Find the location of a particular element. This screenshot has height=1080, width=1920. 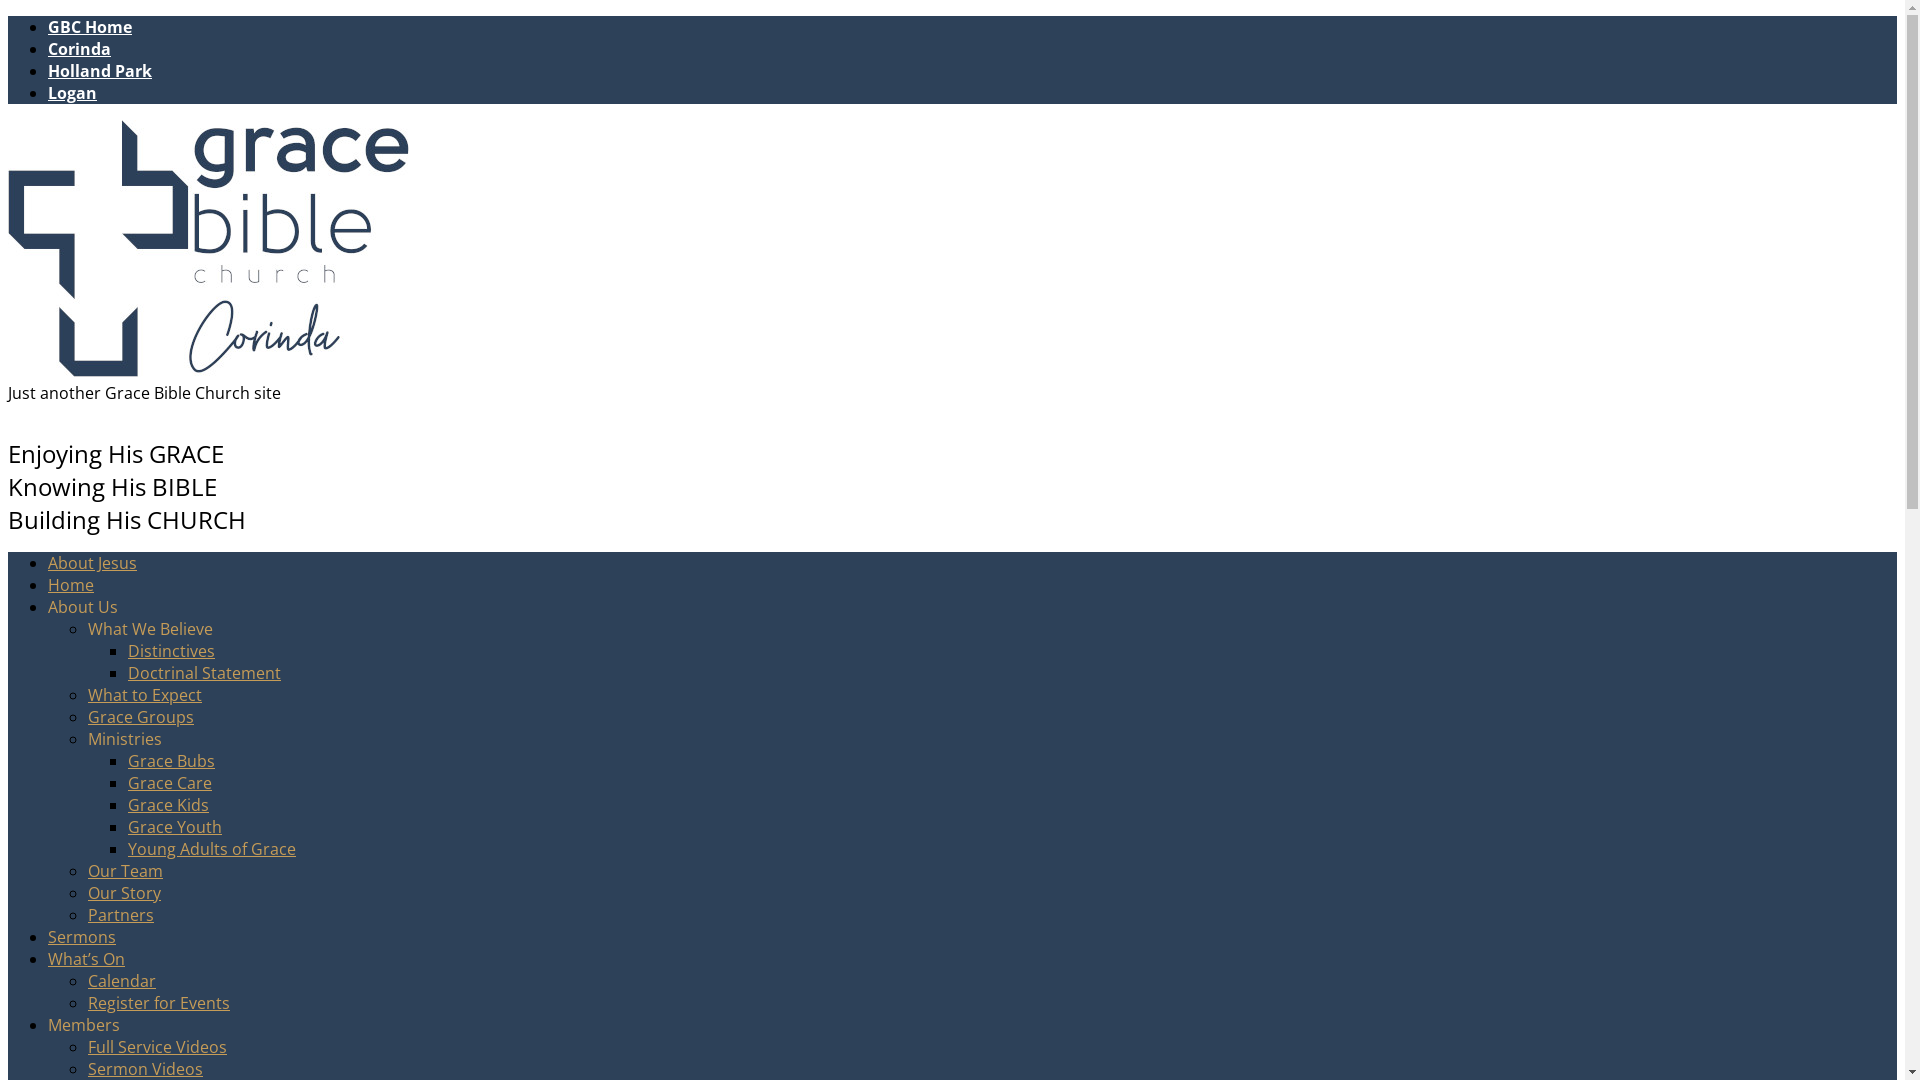

'Sermons' is located at coordinates (80, 937).